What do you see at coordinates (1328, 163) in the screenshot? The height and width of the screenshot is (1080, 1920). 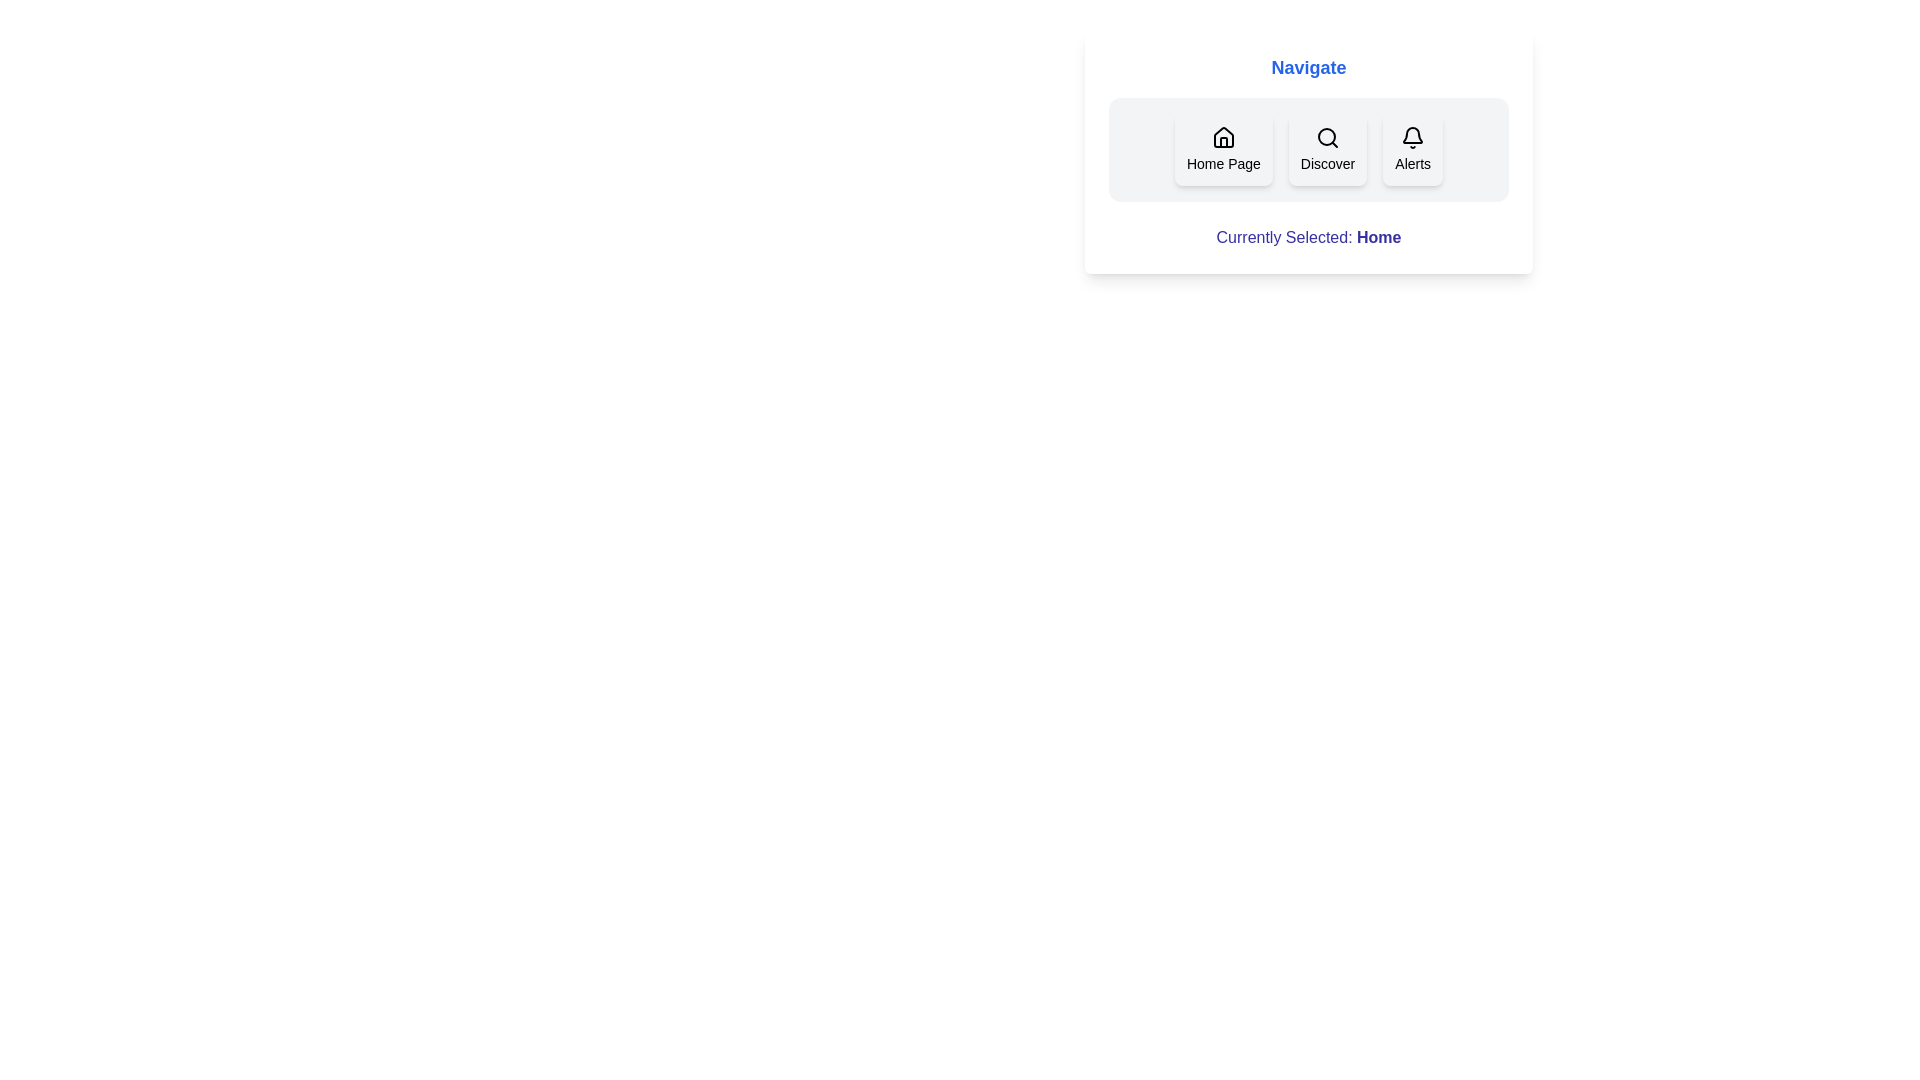 I see `the 'Discover' text label located in the second button of the navigation bar` at bounding box center [1328, 163].